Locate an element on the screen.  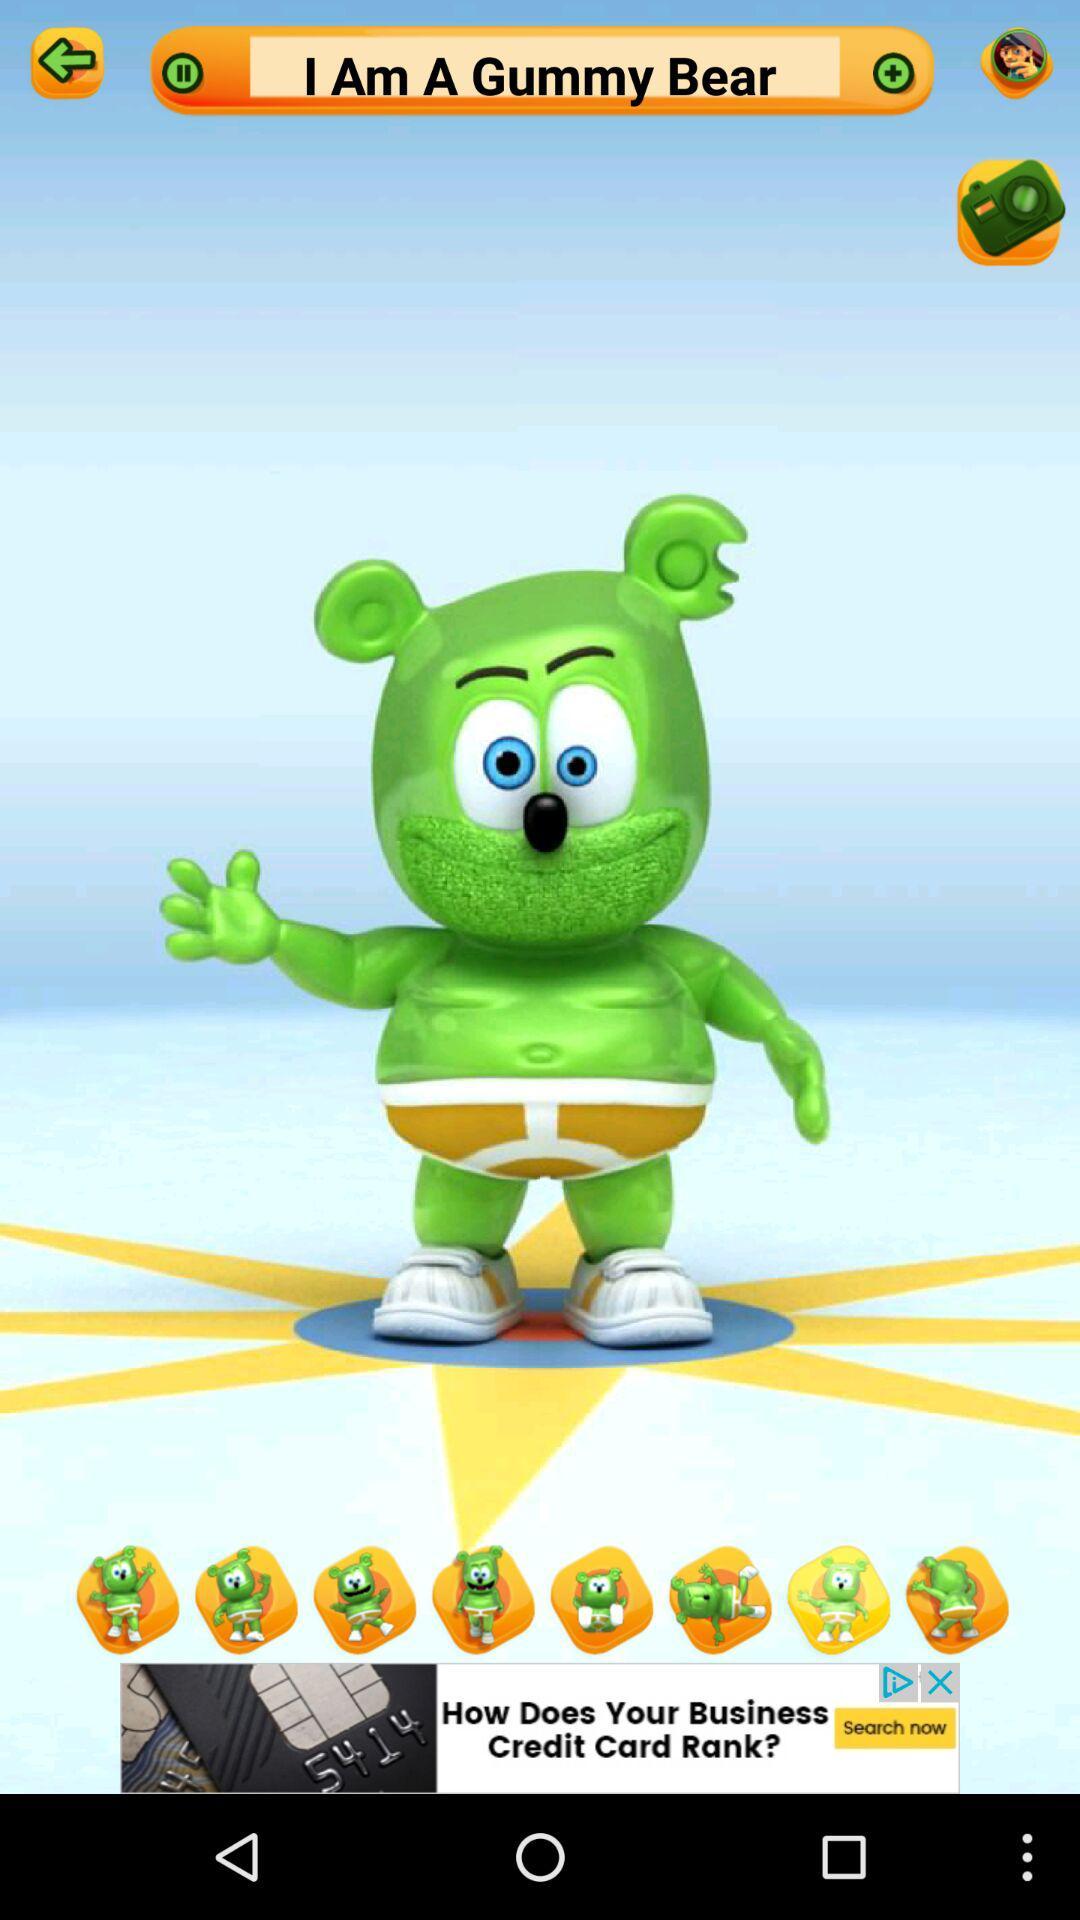
the avatar icon is located at coordinates (125, 1715).